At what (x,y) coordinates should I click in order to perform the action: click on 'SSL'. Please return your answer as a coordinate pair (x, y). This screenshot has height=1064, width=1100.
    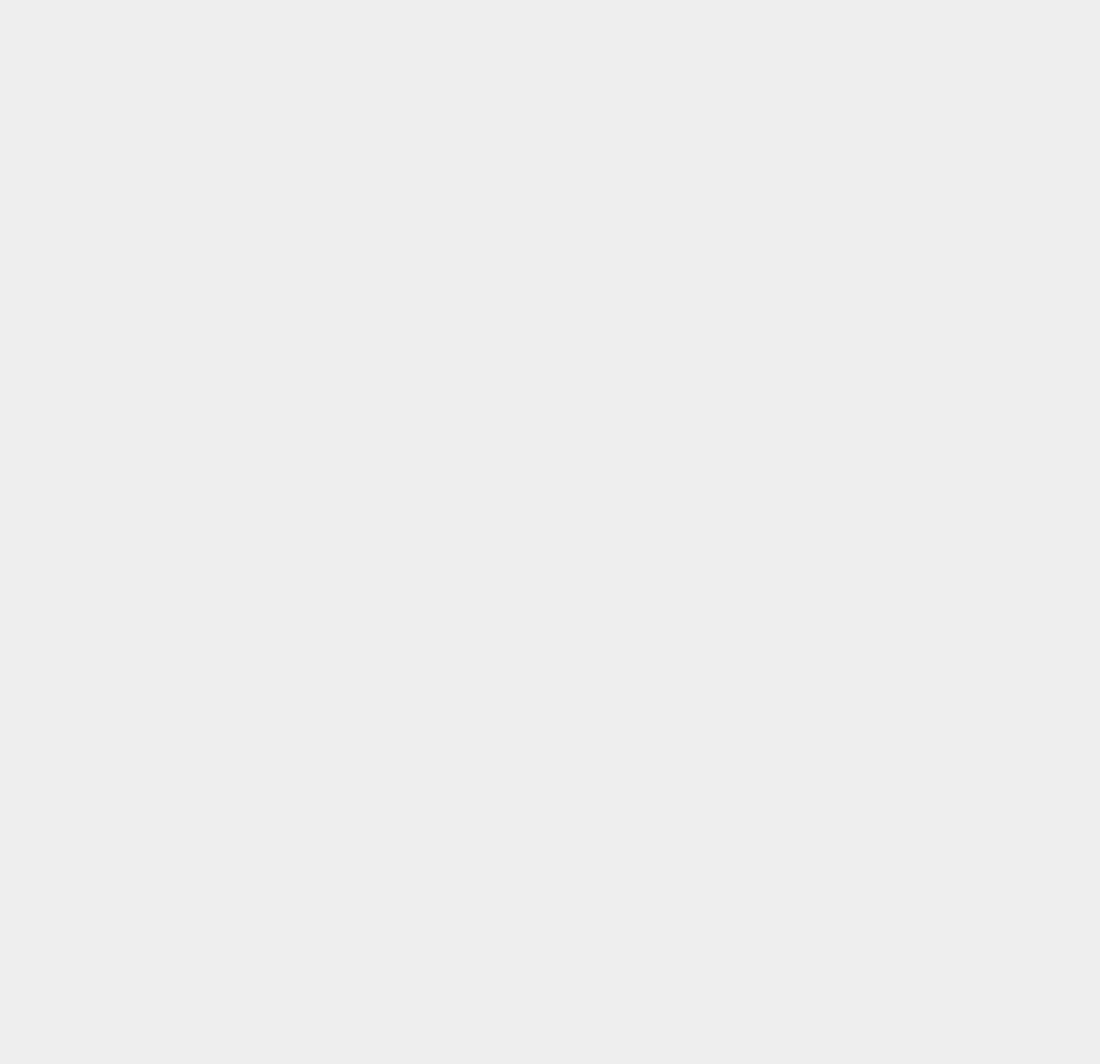
    Looking at the image, I should click on (790, 855).